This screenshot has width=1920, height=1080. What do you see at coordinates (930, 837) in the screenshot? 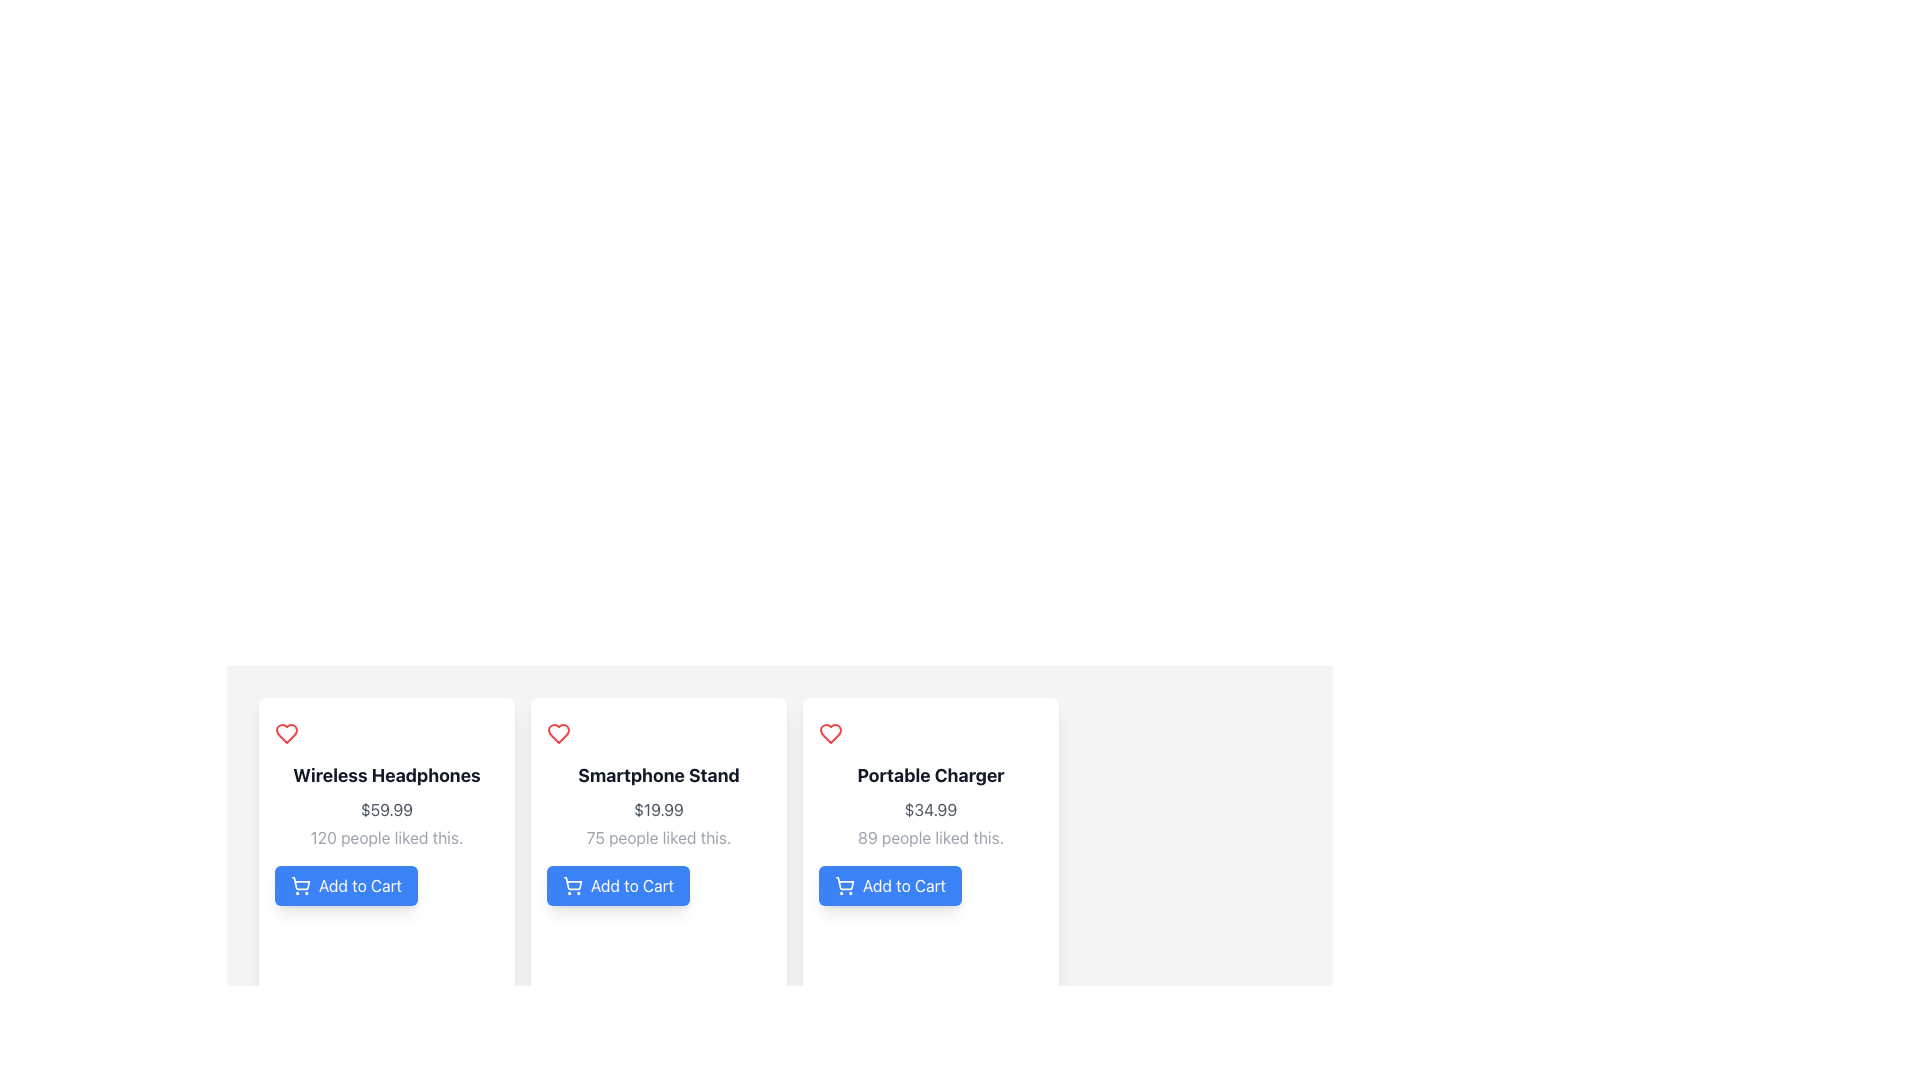
I see `the static text label that reads '89 people liked this.', which is located beneath the price information of the 'Portable Charger' and above the blue 'Add to Cart' button` at bounding box center [930, 837].